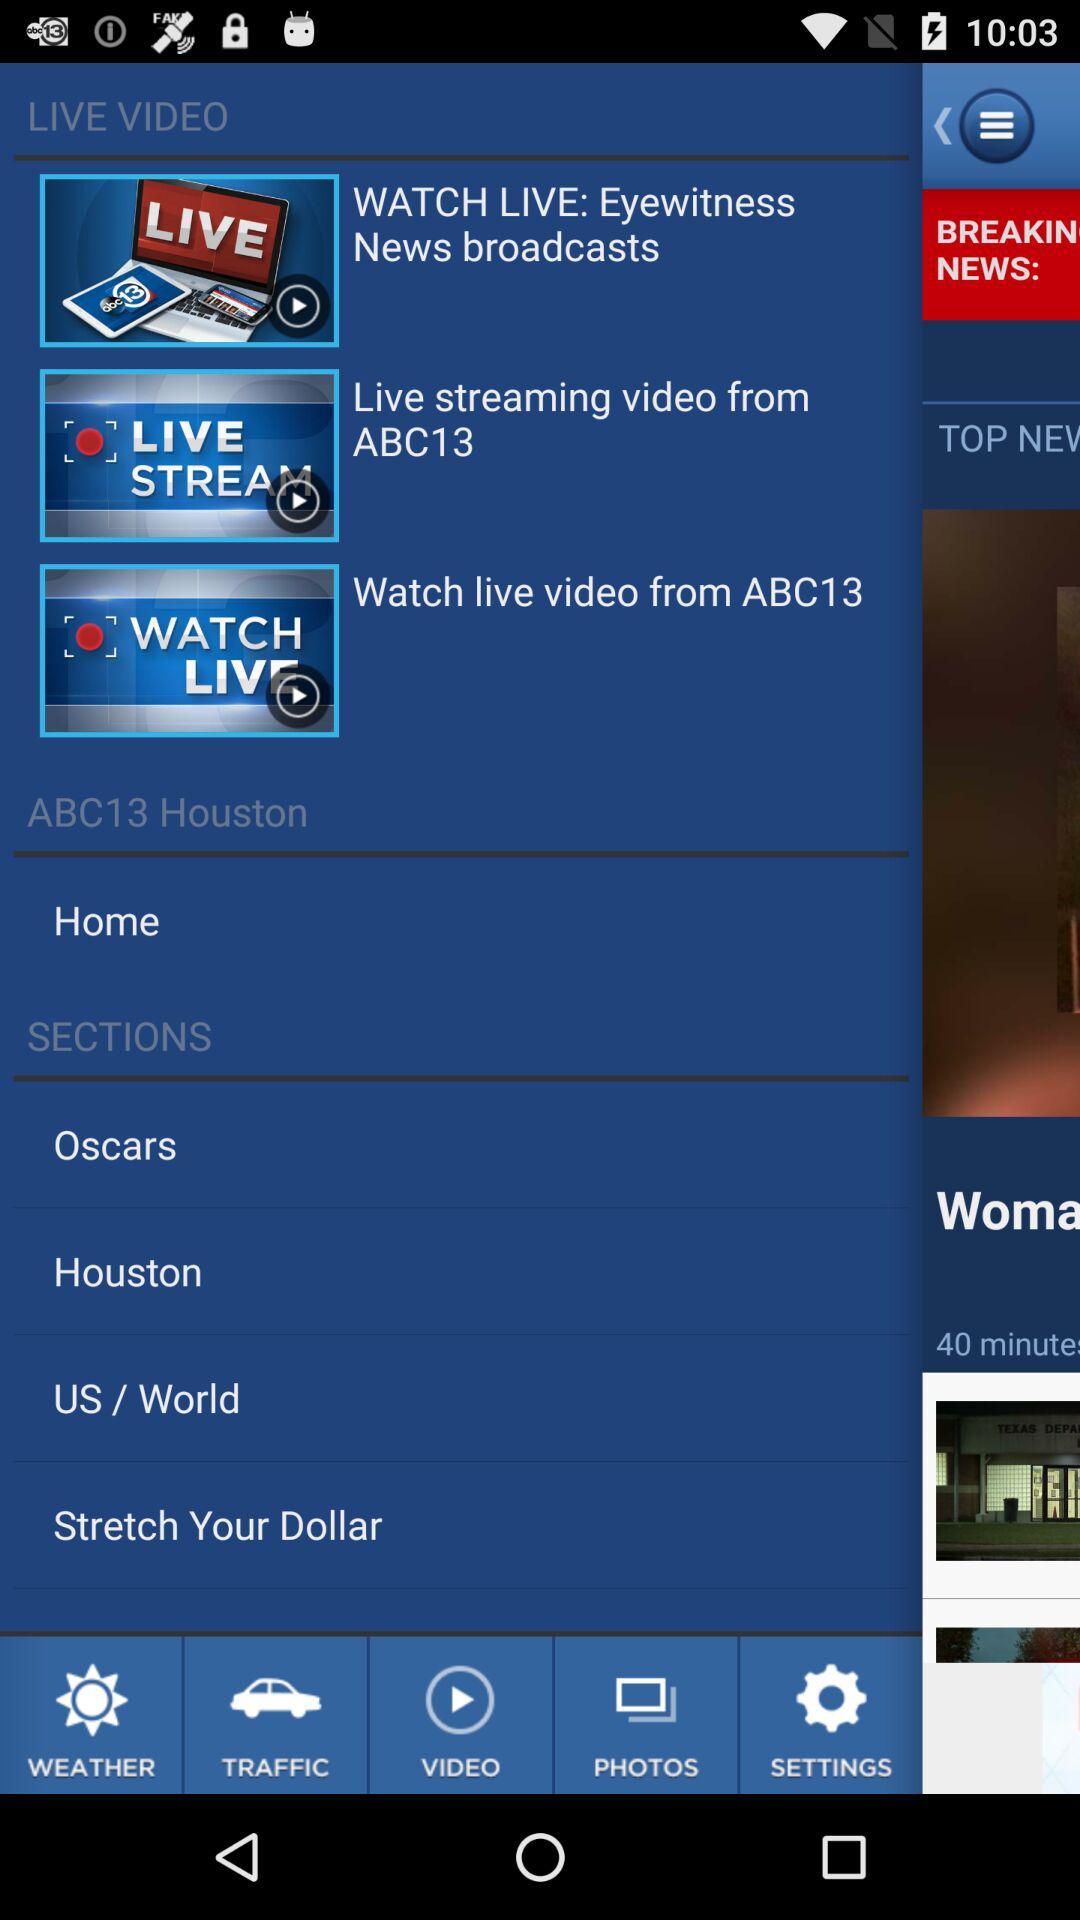 This screenshot has width=1080, height=1920. What do you see at coordinates (1001, 124) in the screenshot?
I see `the more options button` at bounding box center [1001, 124].